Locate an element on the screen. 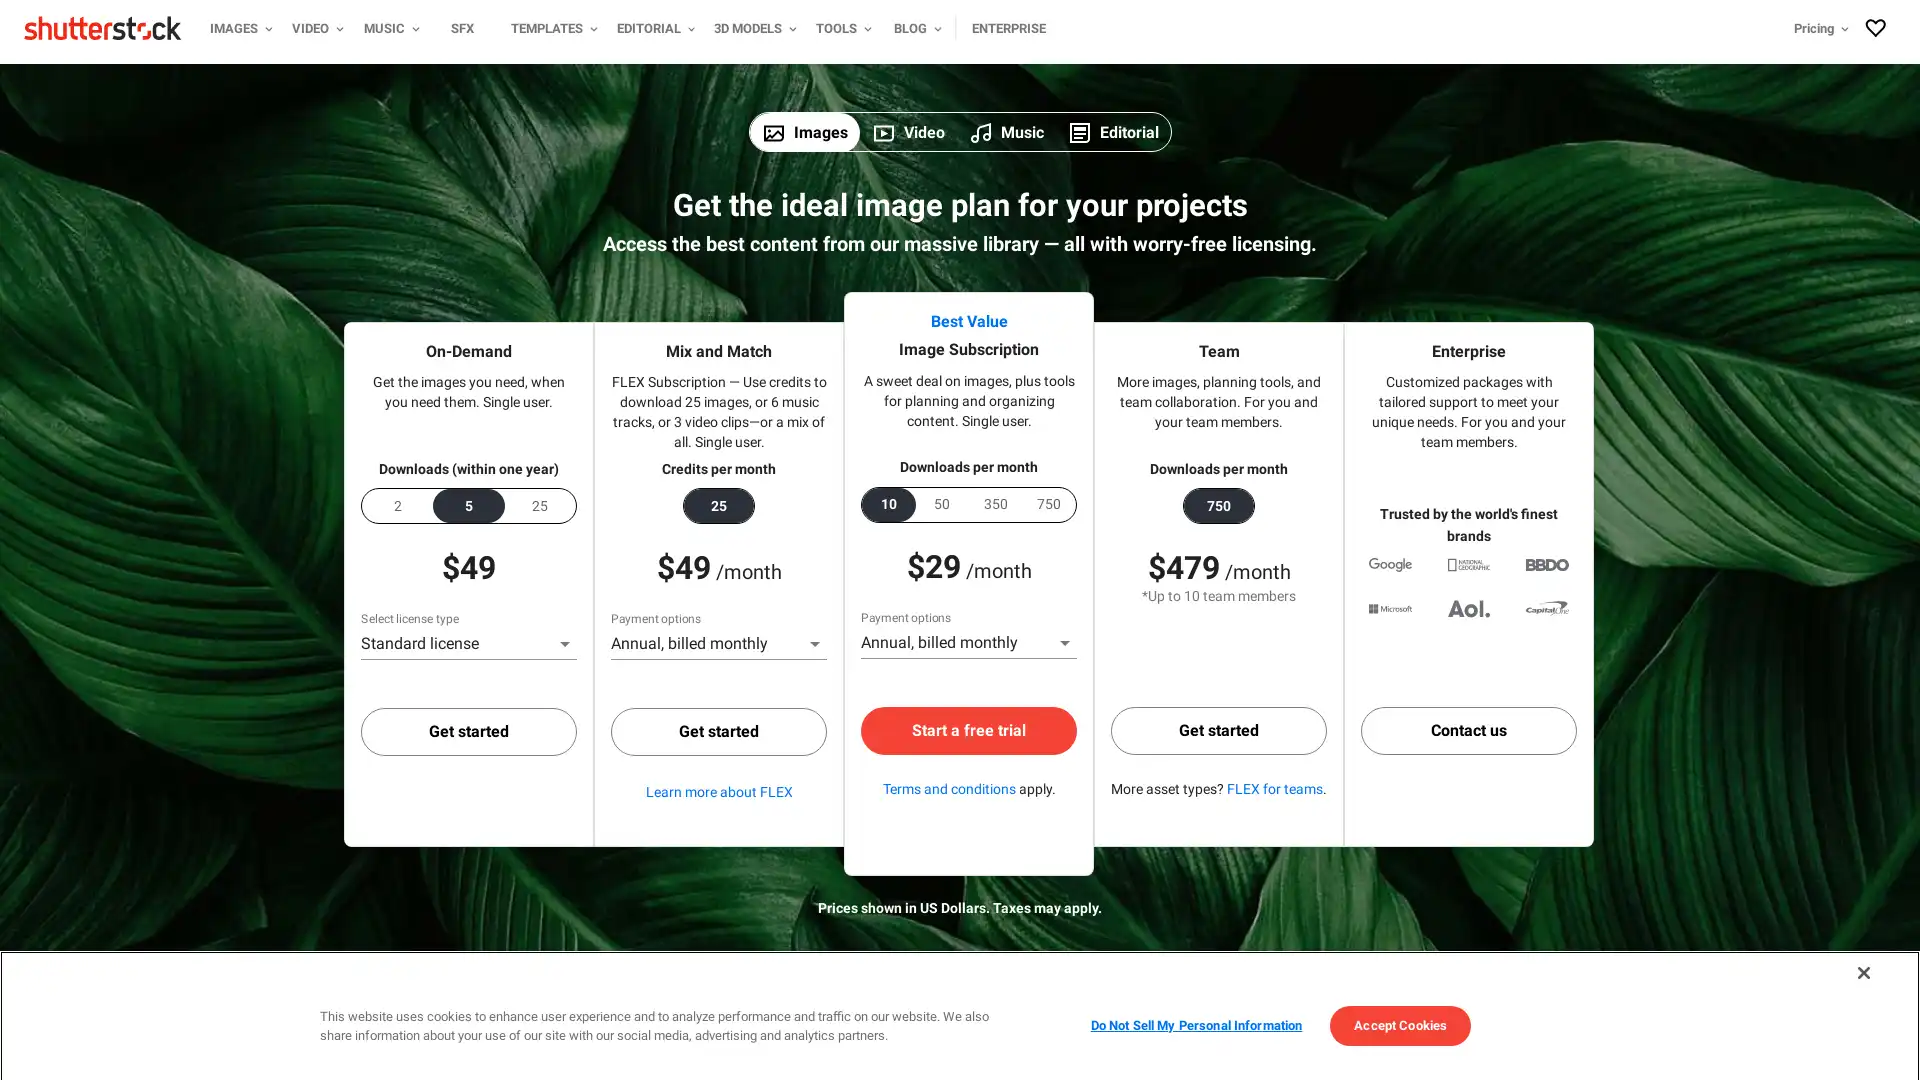 This screenshot has width=1920, height=1080. Shutterstock logo is located at coordinates (104, 27).